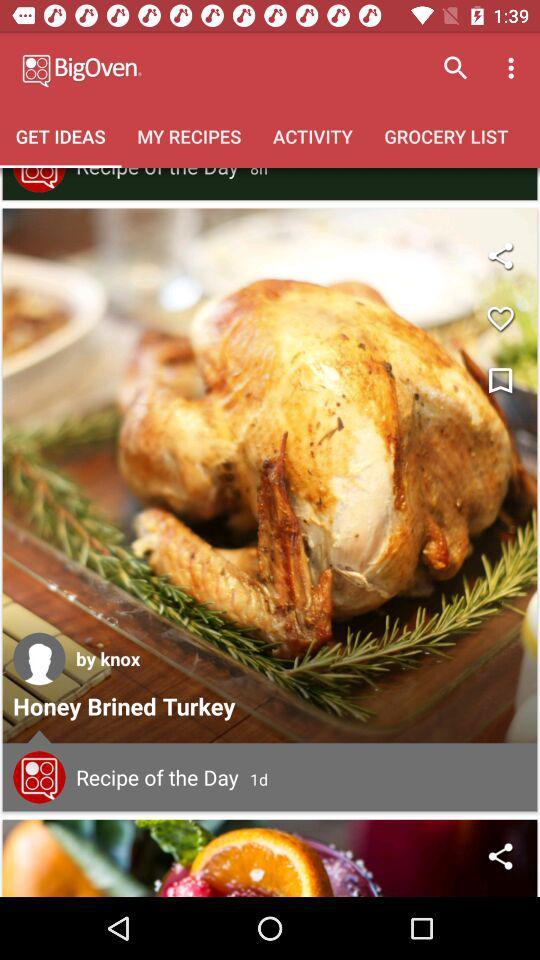  Describe the element at coordinates (39, 776) in the screenshot. I see `recipe` at that location.